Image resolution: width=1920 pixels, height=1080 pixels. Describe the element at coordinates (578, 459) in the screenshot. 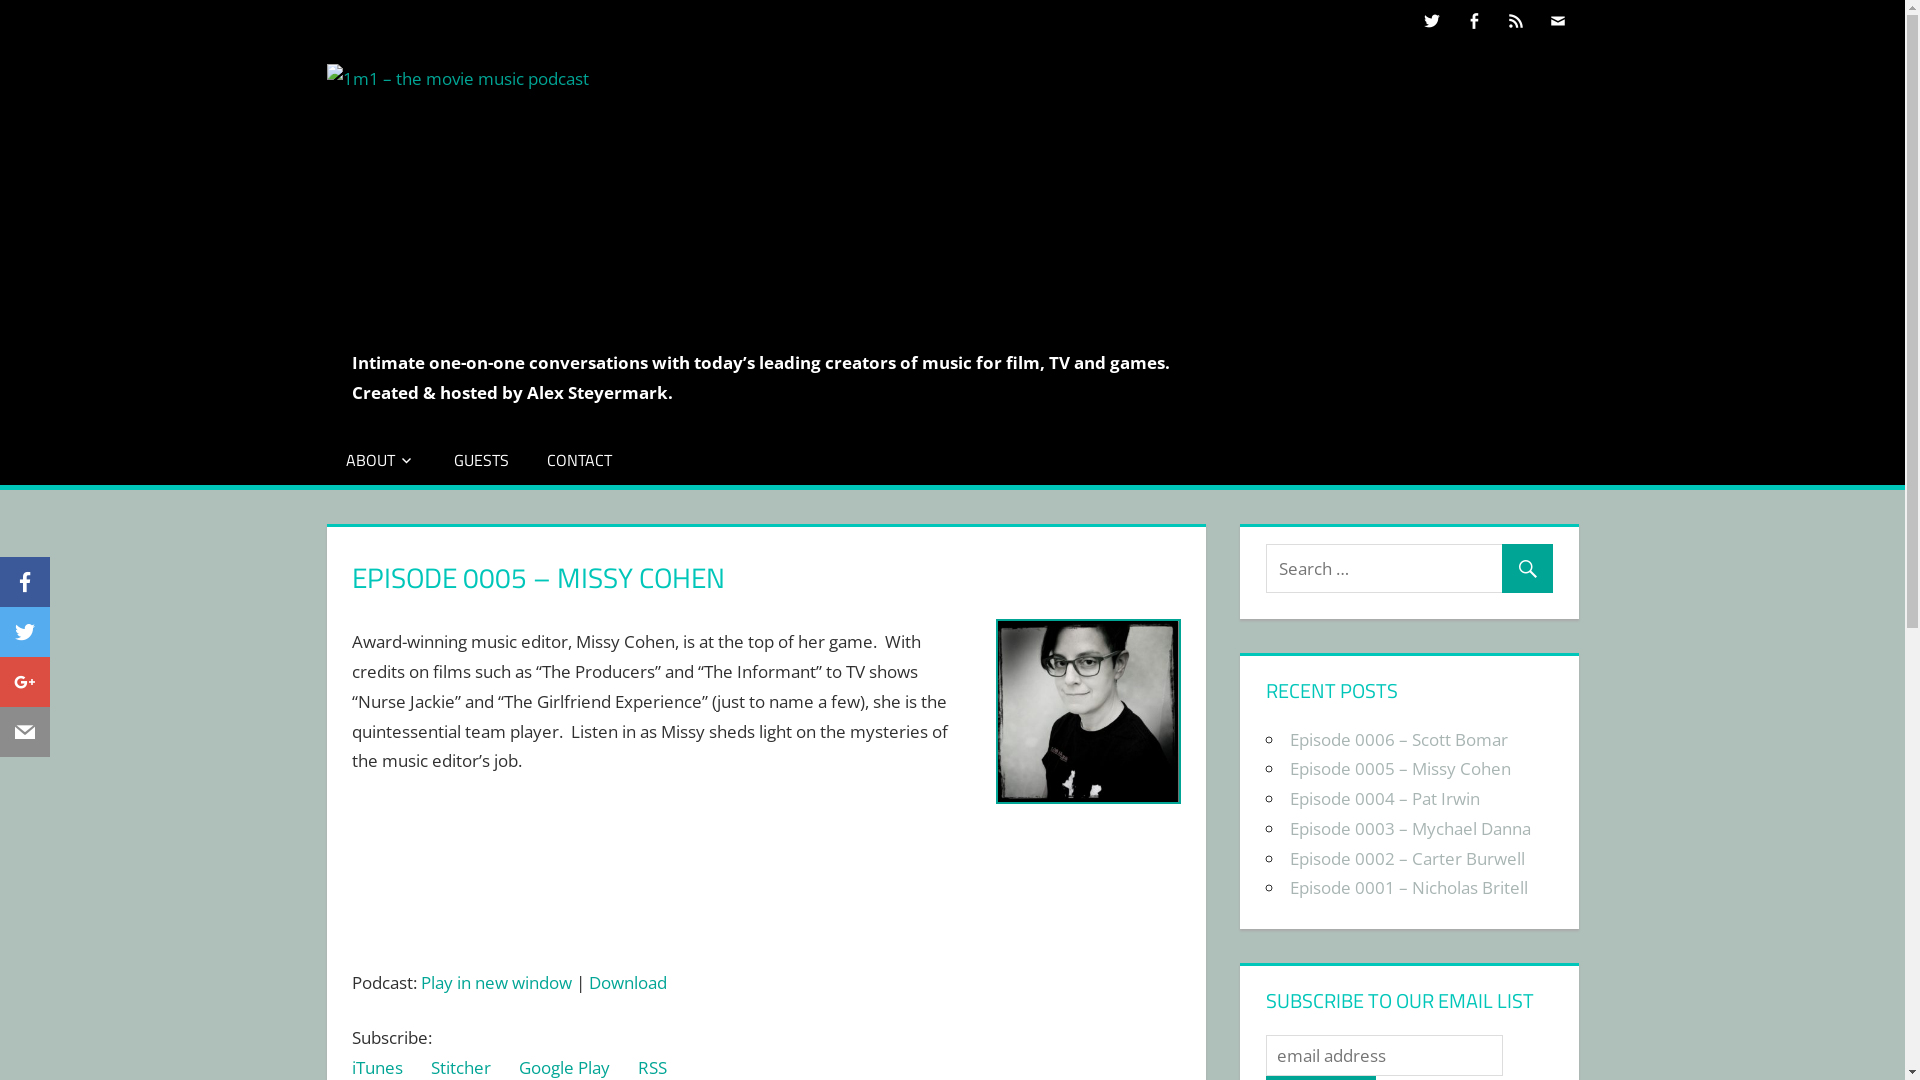

I see `'CONTACT'` at that location.